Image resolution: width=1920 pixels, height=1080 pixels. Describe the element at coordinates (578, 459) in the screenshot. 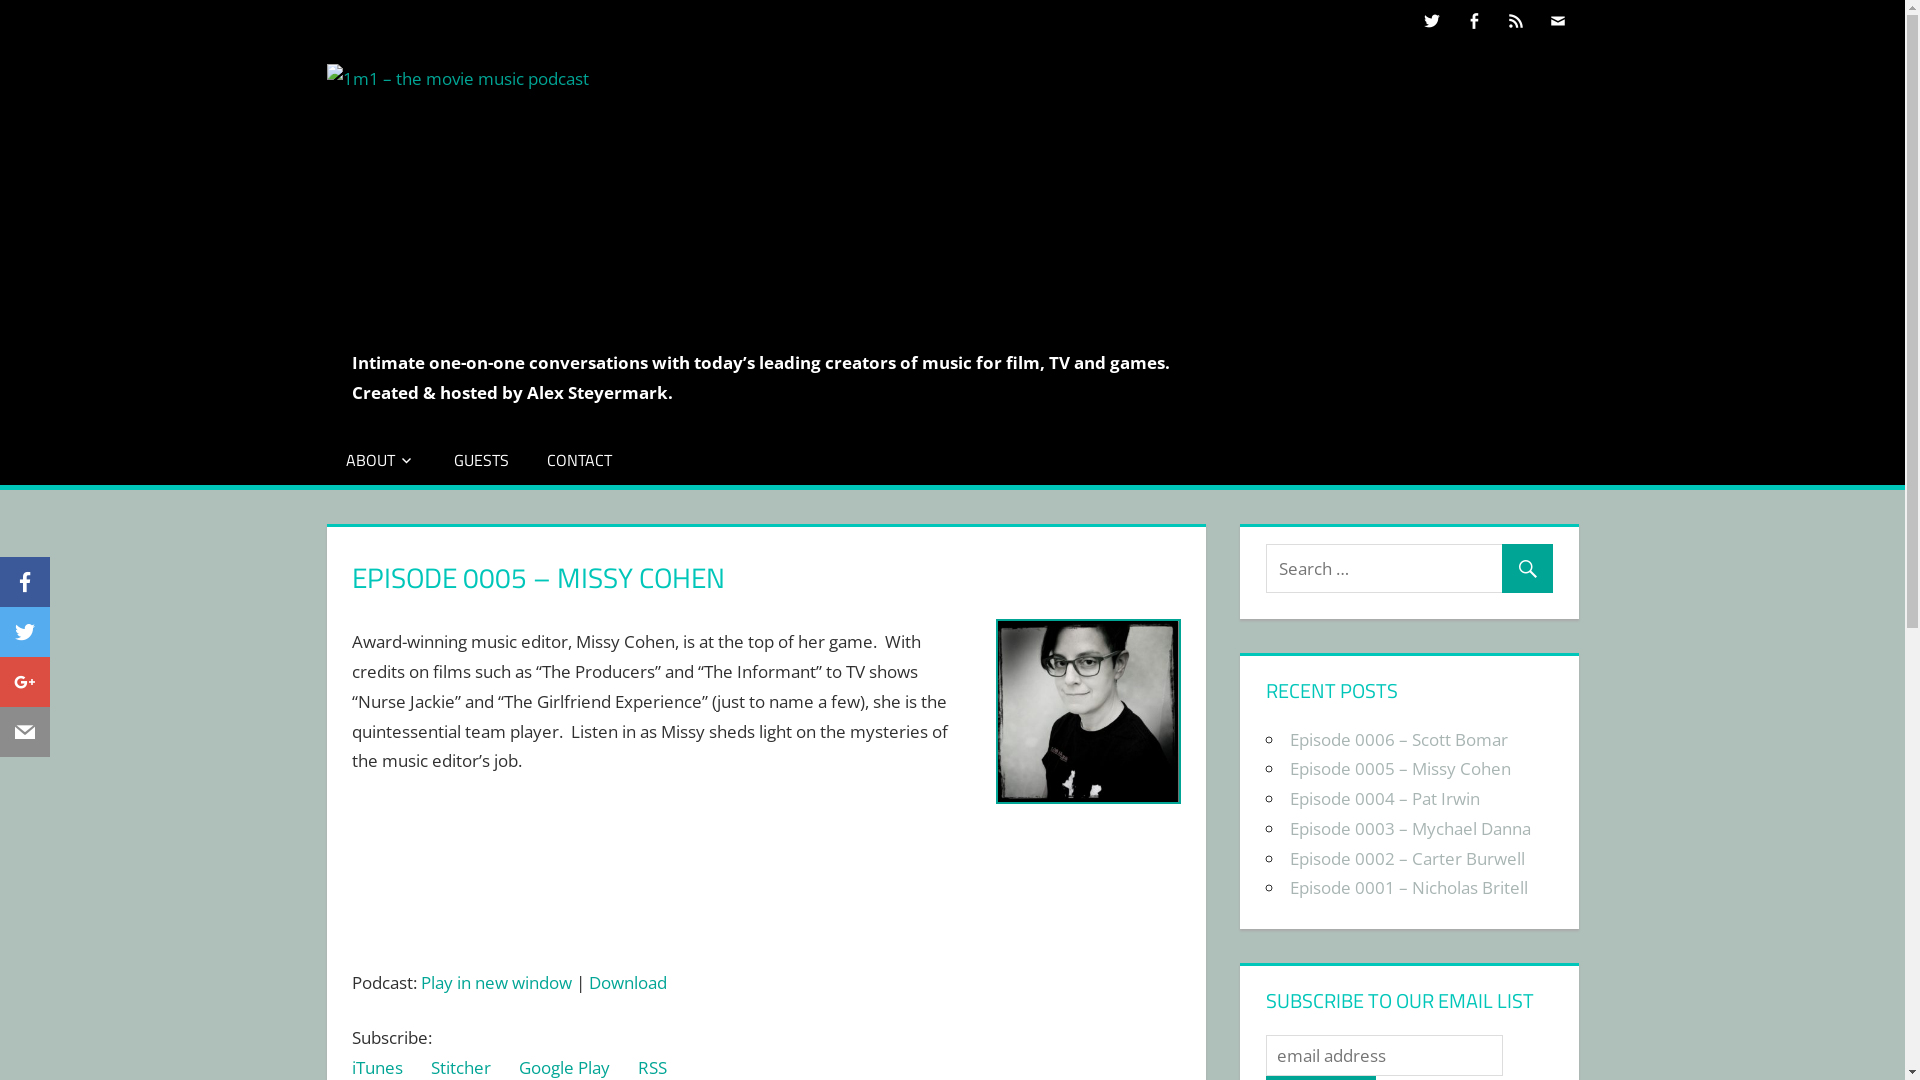

I see `'CONTACT'` at that location.